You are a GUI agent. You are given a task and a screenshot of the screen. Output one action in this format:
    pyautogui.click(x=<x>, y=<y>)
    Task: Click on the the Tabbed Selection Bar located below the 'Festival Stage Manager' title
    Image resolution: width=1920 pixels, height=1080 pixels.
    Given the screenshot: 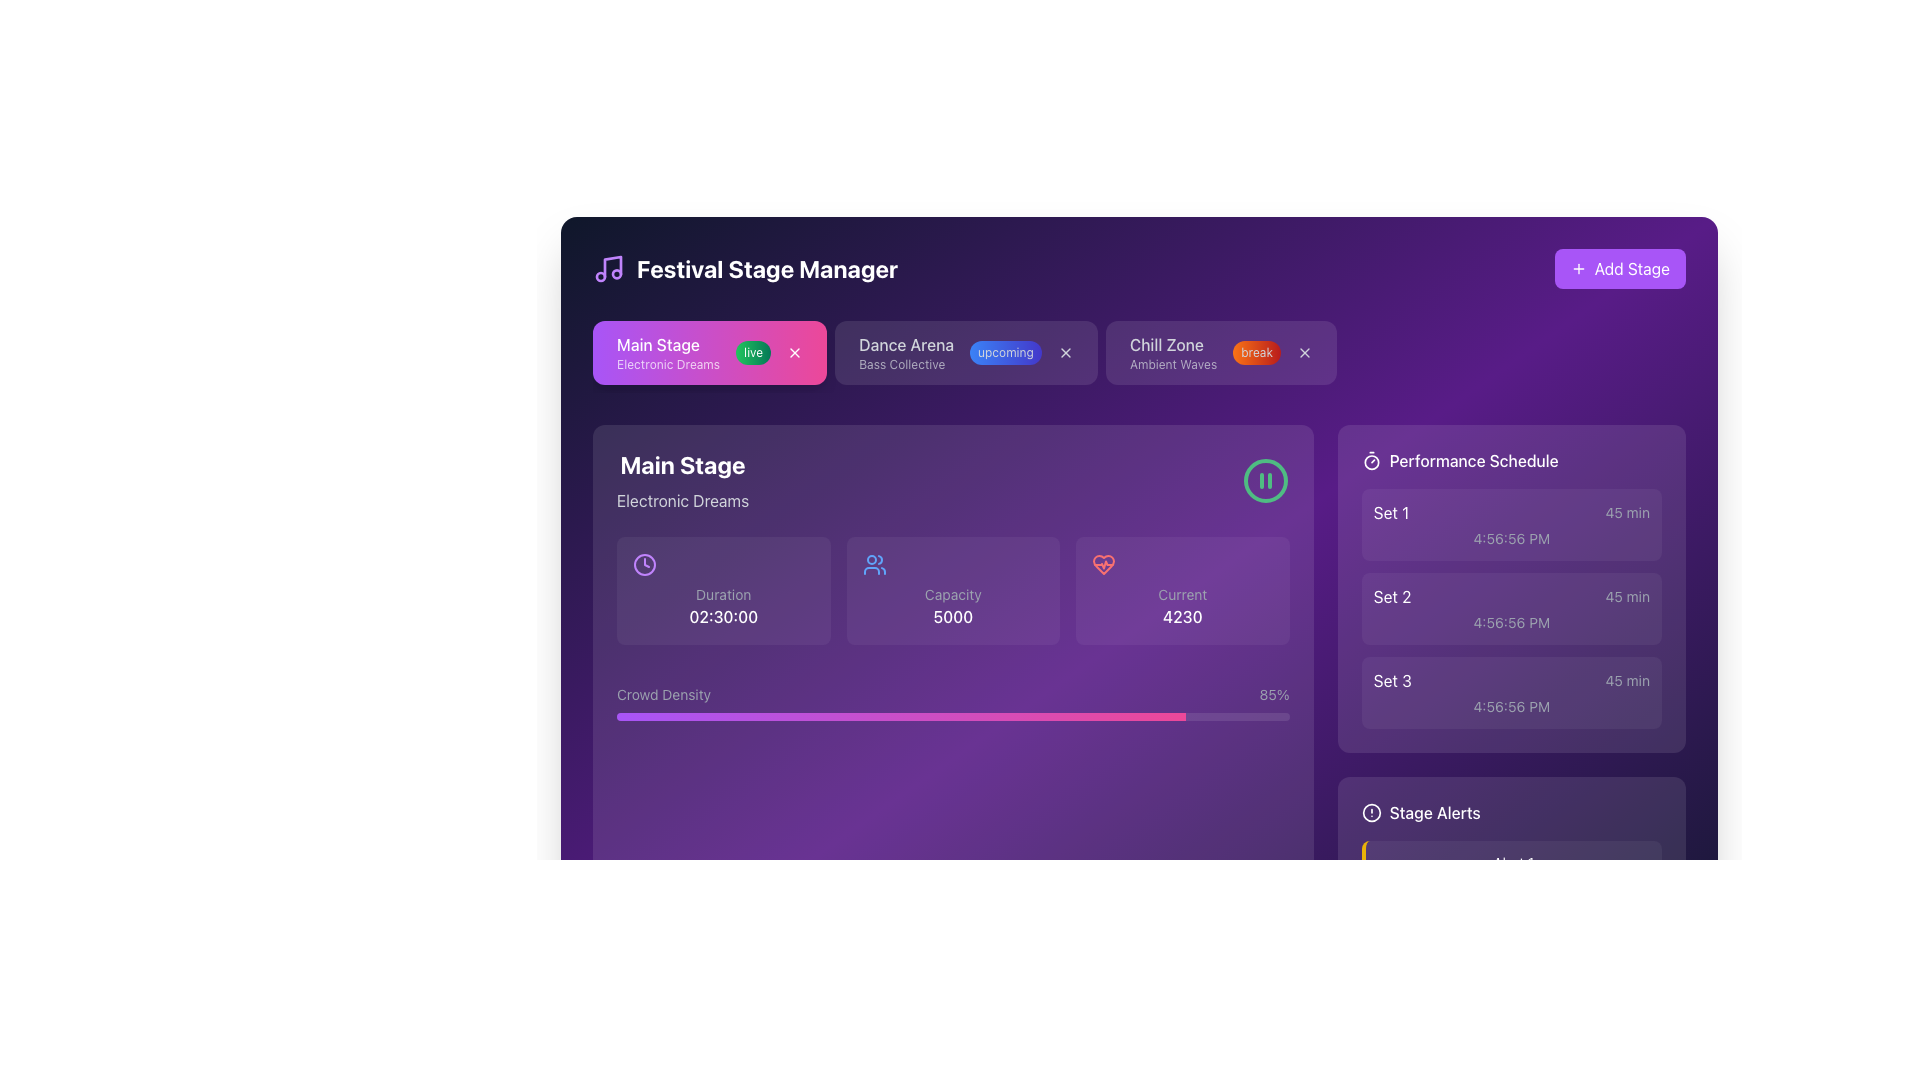 What is the action you would take?
    pyautogui.click(x=1139, y=356)
    